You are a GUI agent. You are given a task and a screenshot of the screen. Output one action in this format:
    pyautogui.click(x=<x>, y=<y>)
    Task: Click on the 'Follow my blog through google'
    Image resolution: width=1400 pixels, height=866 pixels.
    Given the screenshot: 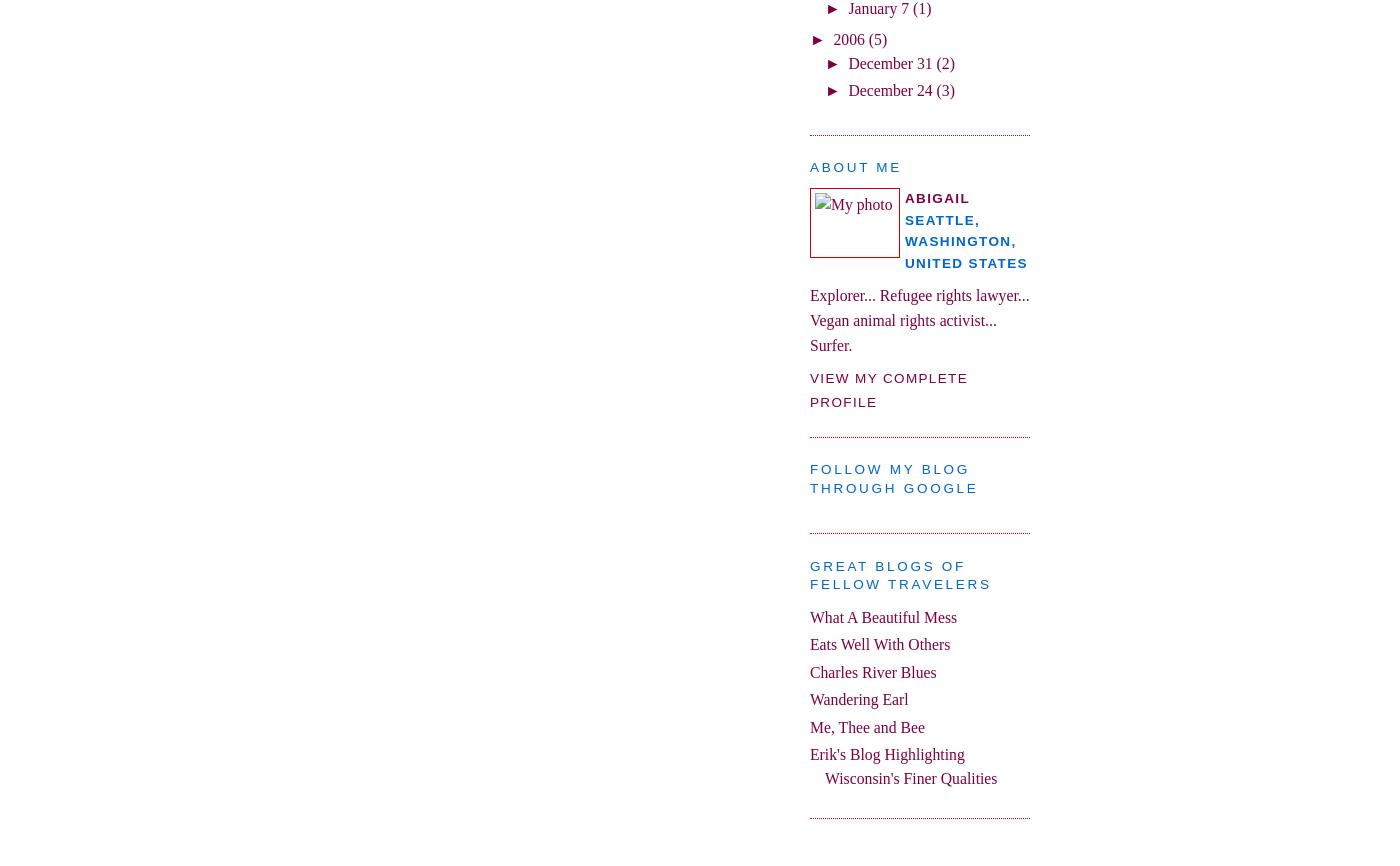 What is the action you would take?
    pyautogui.click(x=894, y=478)
    